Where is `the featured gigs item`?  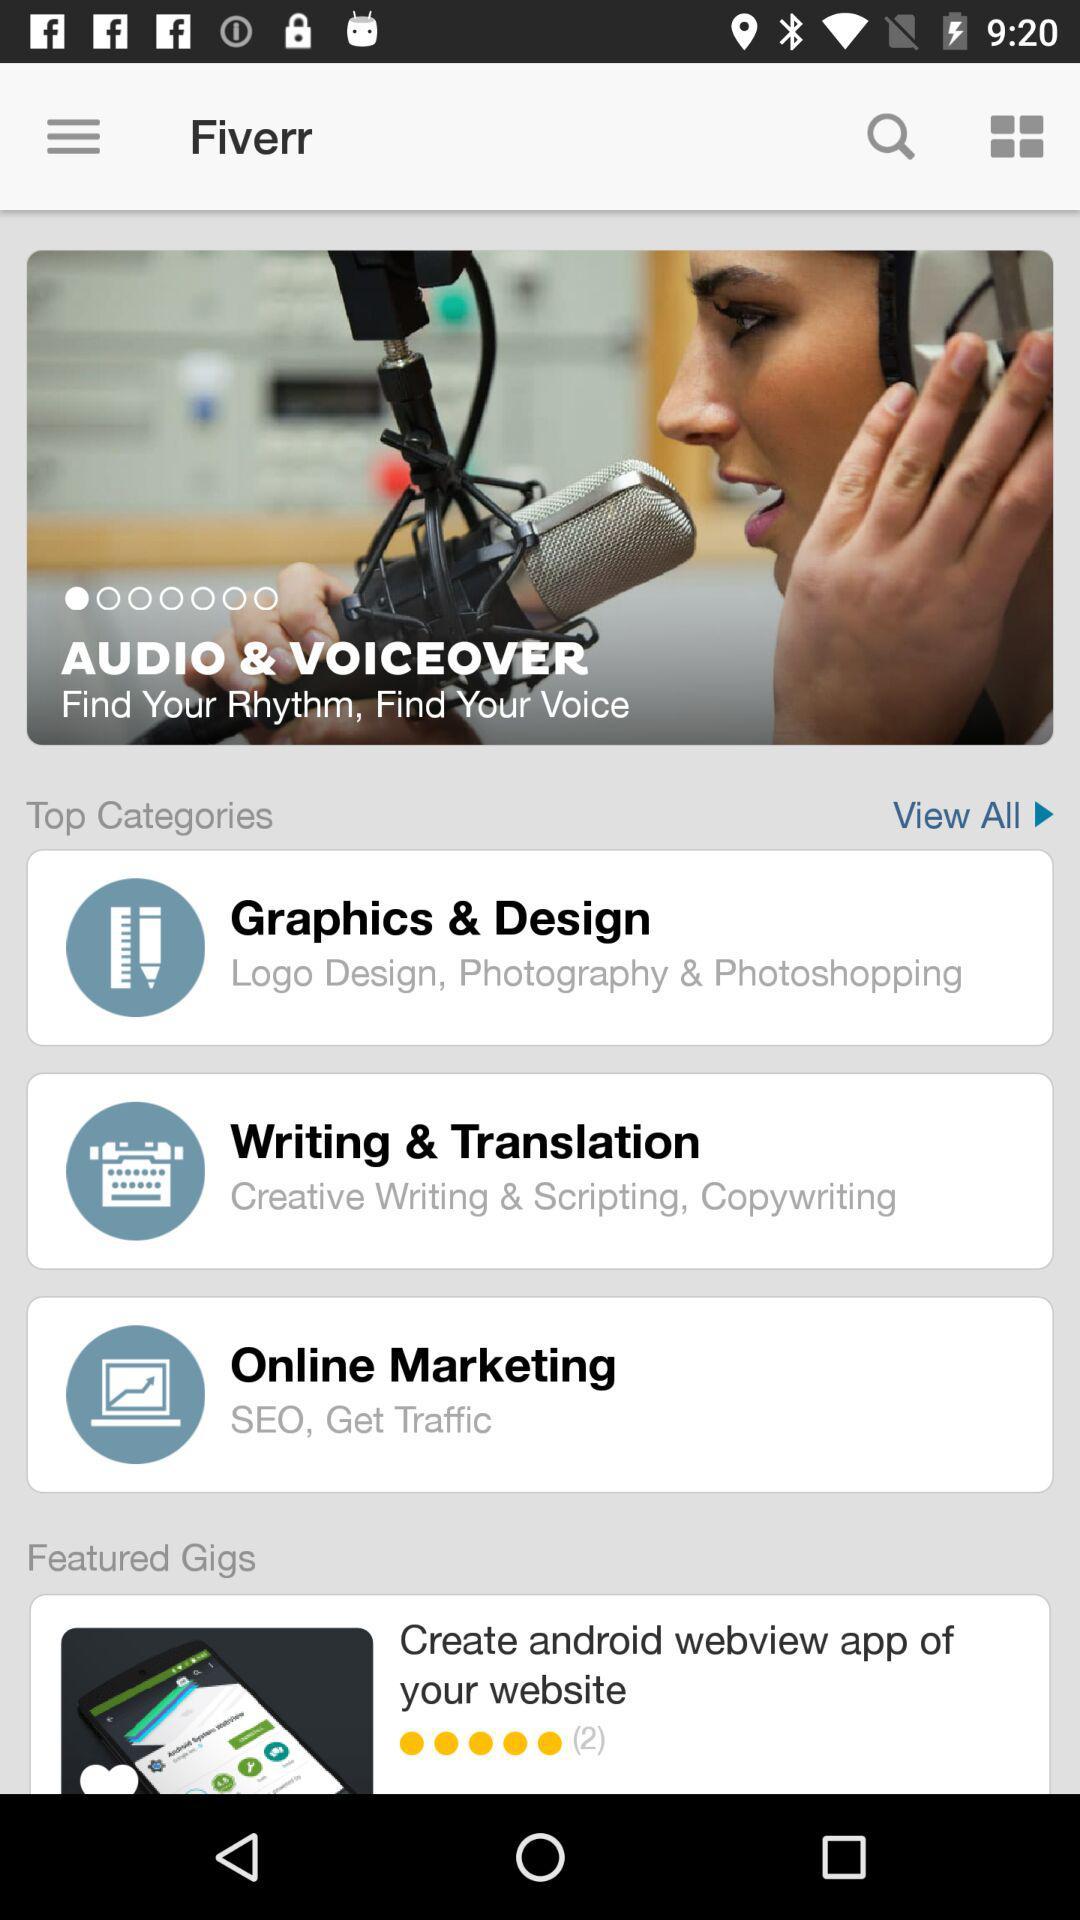 the featured gigs item is located at coordinates (127, 1547).